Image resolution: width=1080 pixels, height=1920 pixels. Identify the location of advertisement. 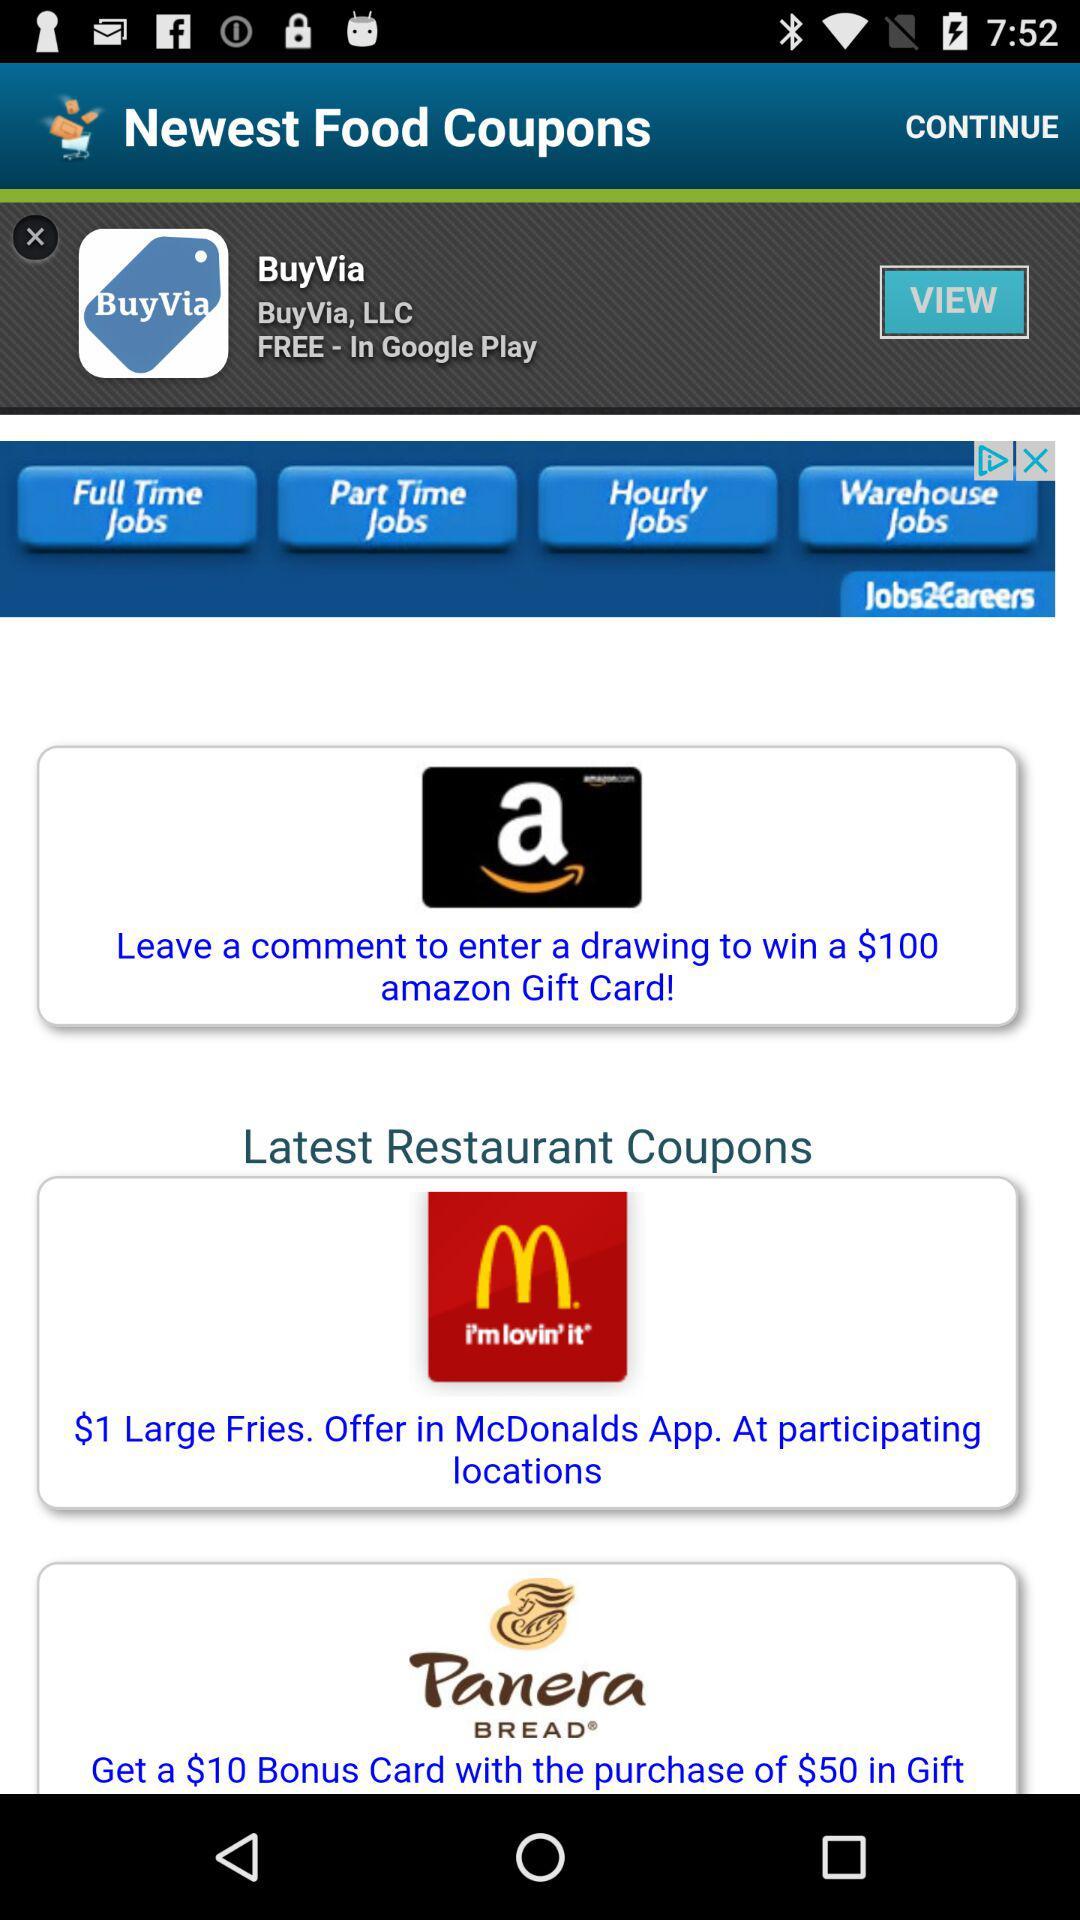
(540, 991).